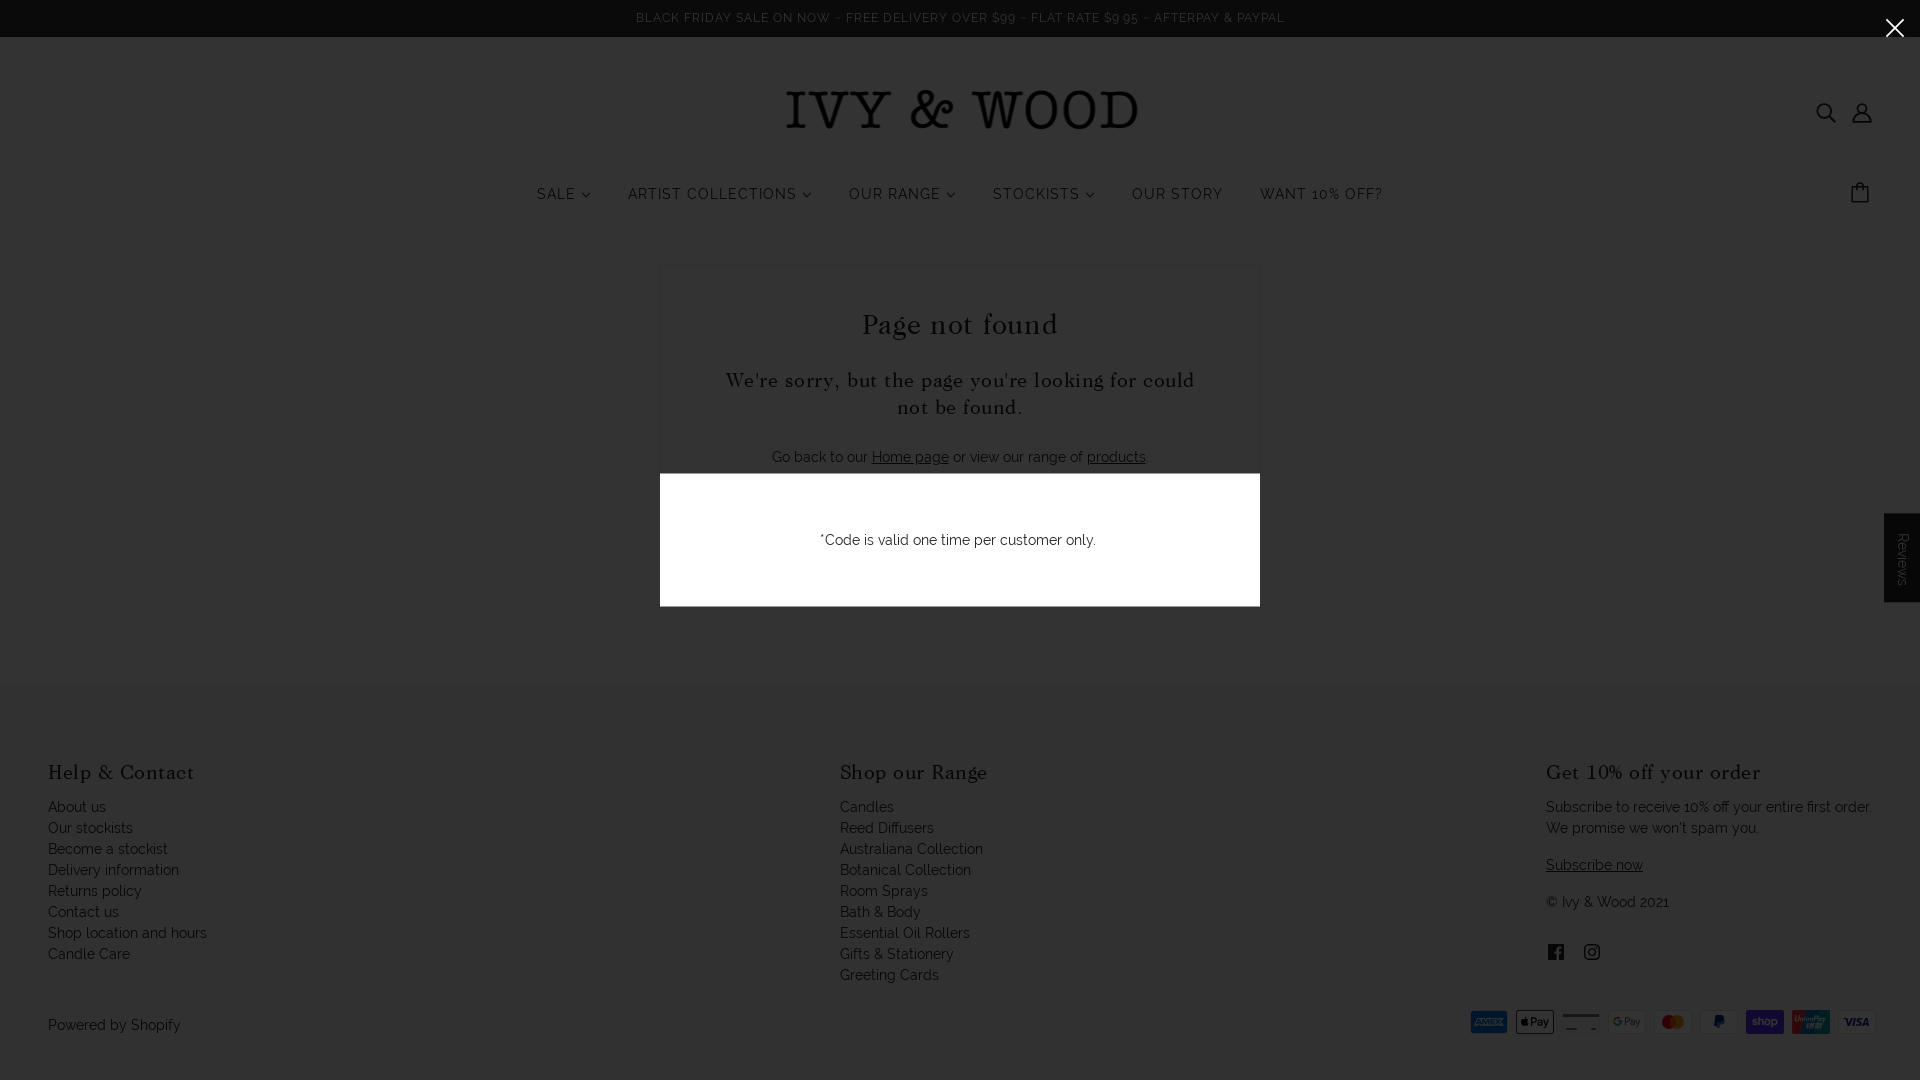 The image size is (1920, 1080). I want to click on 'WANT 10% OFF?', so click(1321, 201).